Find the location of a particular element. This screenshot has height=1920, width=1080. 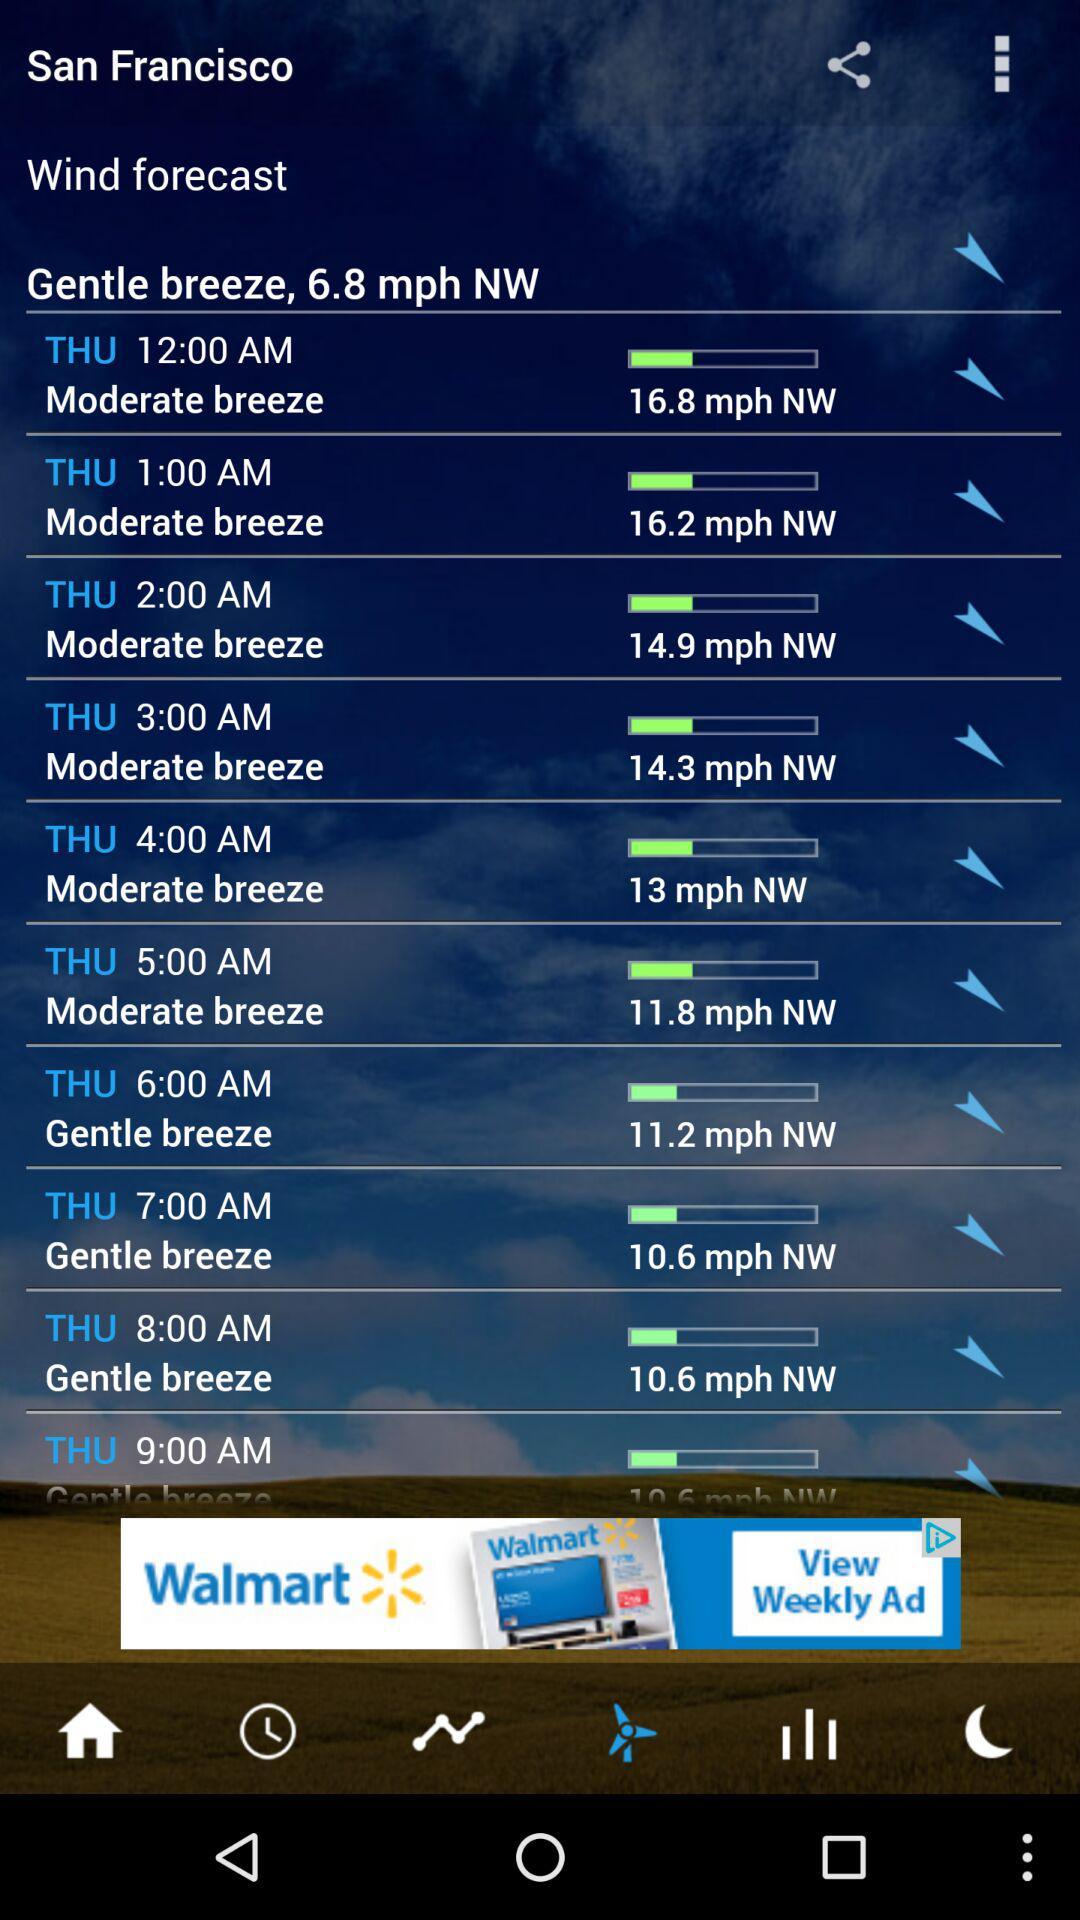

settings is located at coordinates (1002, 63).